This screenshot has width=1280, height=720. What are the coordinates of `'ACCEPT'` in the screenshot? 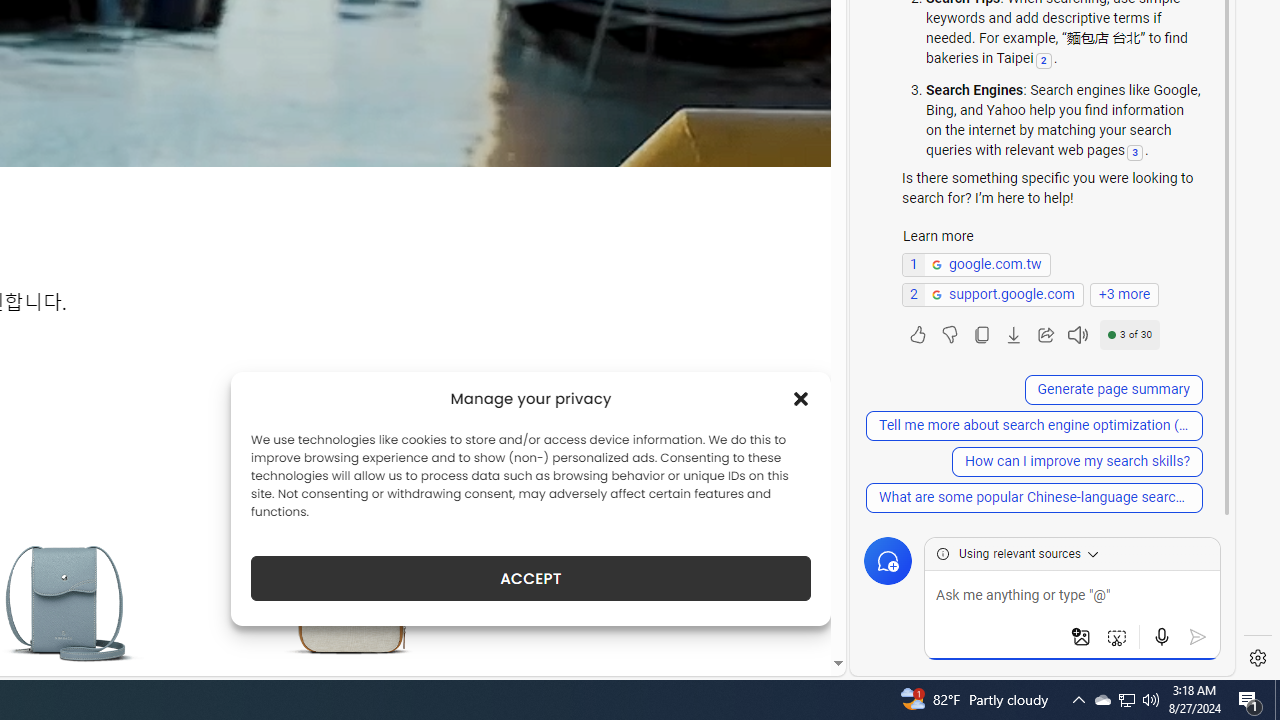 It's located at (531, 578).